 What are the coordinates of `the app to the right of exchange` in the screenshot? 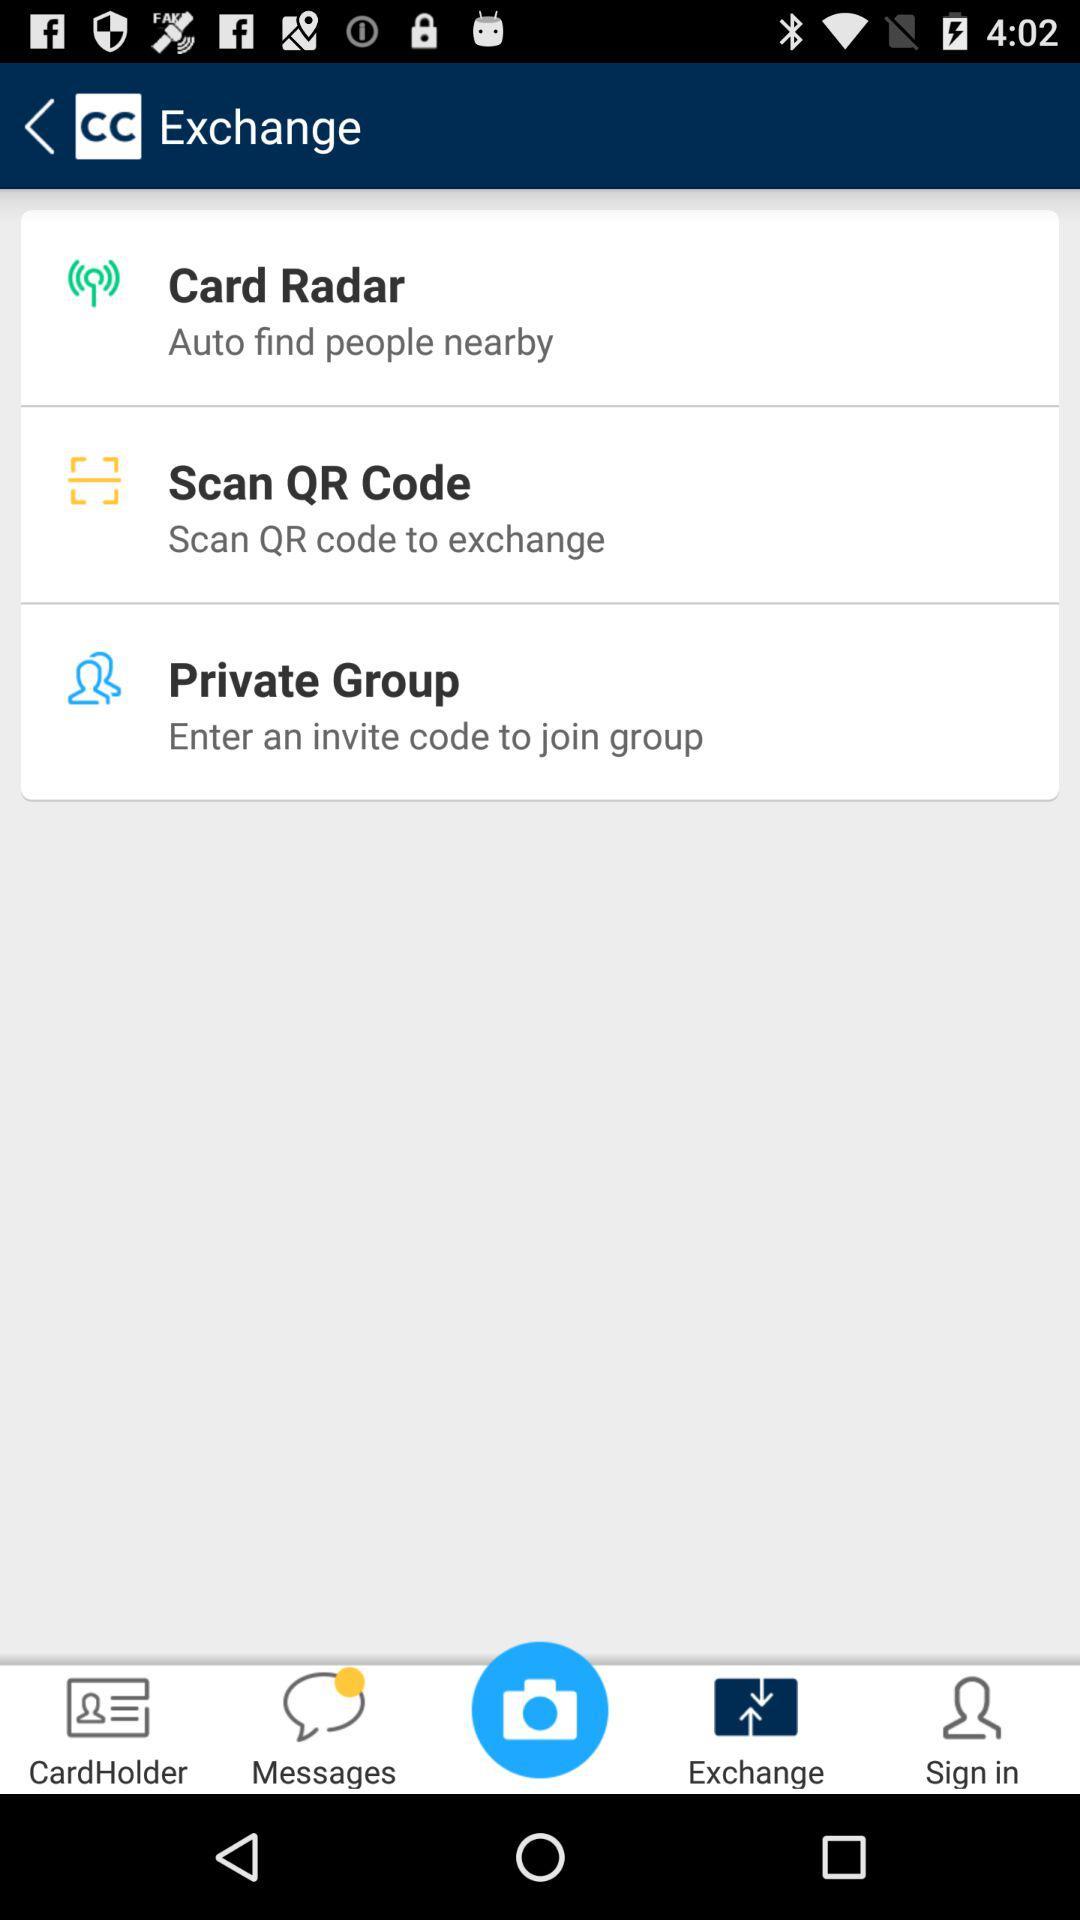 It's located at (971, 1726).